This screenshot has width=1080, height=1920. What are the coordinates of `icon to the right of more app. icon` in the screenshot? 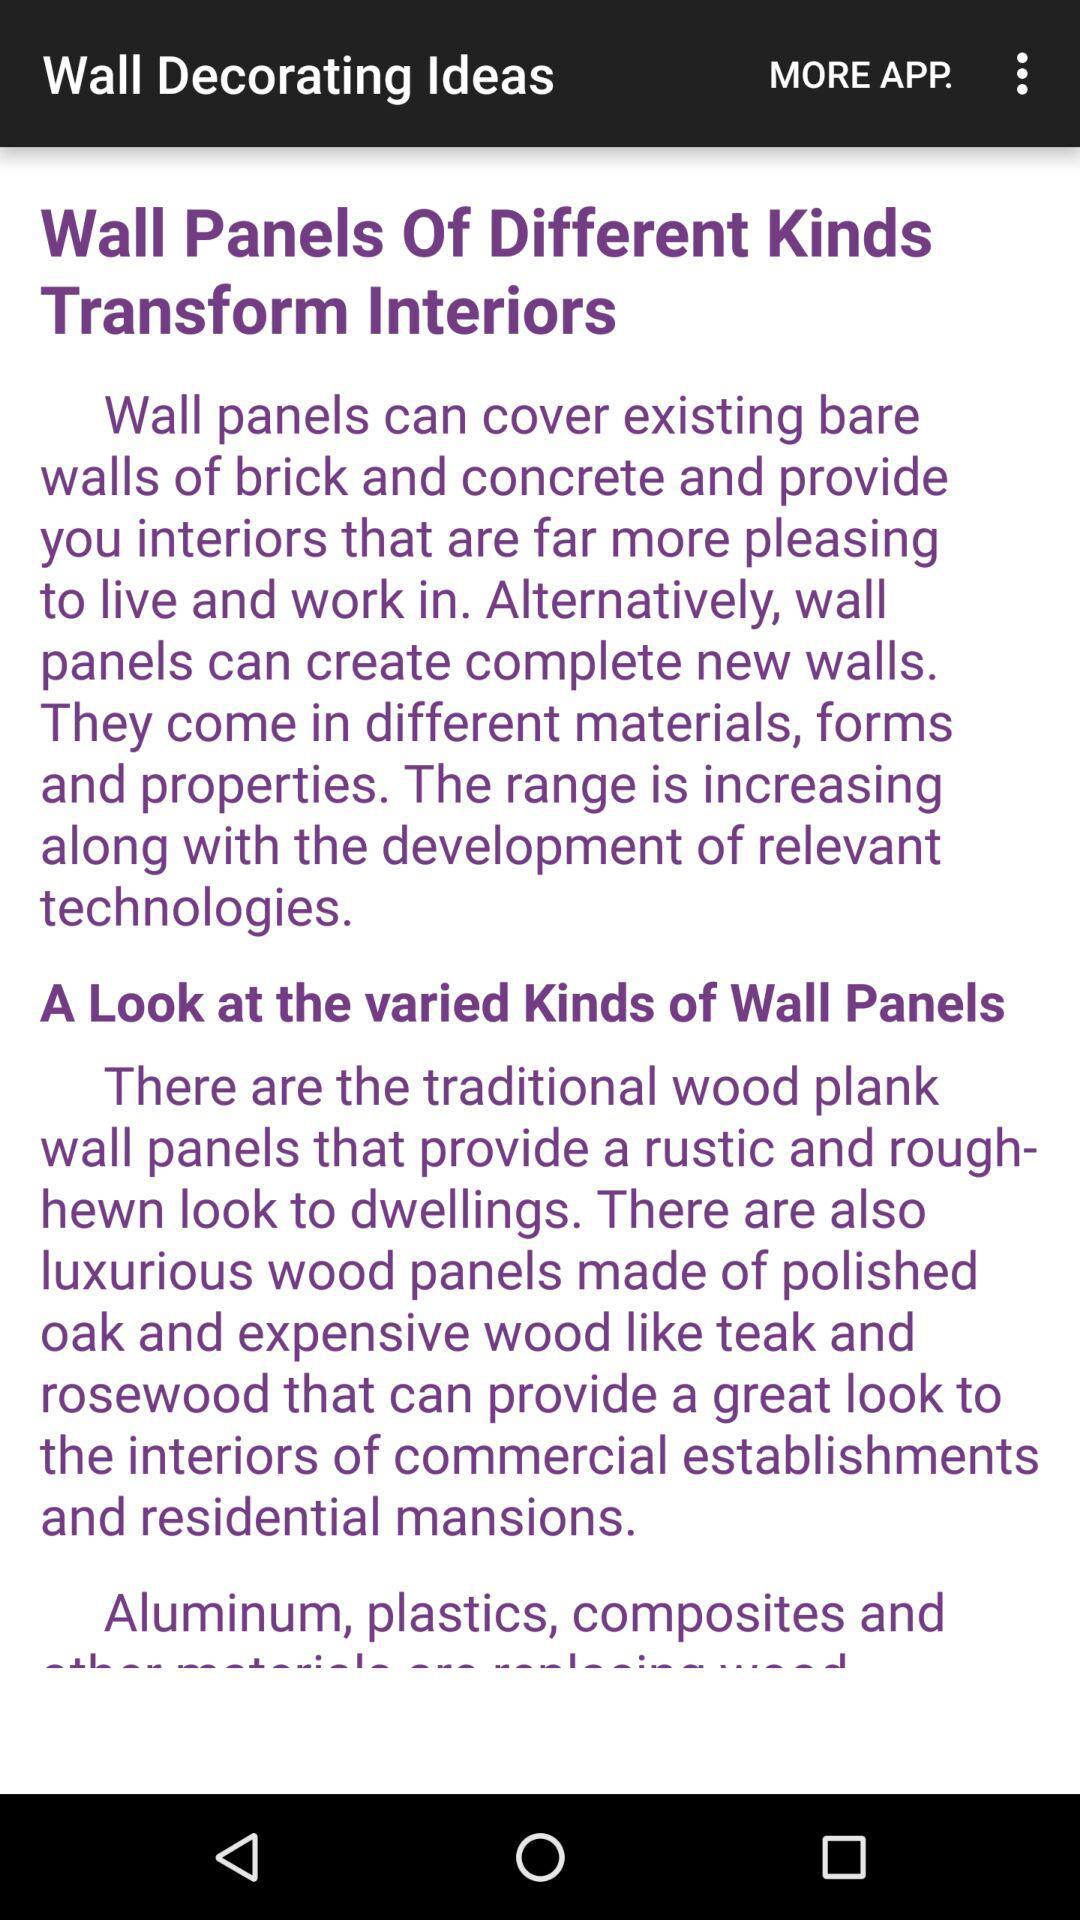 It's located at (1027, 73).